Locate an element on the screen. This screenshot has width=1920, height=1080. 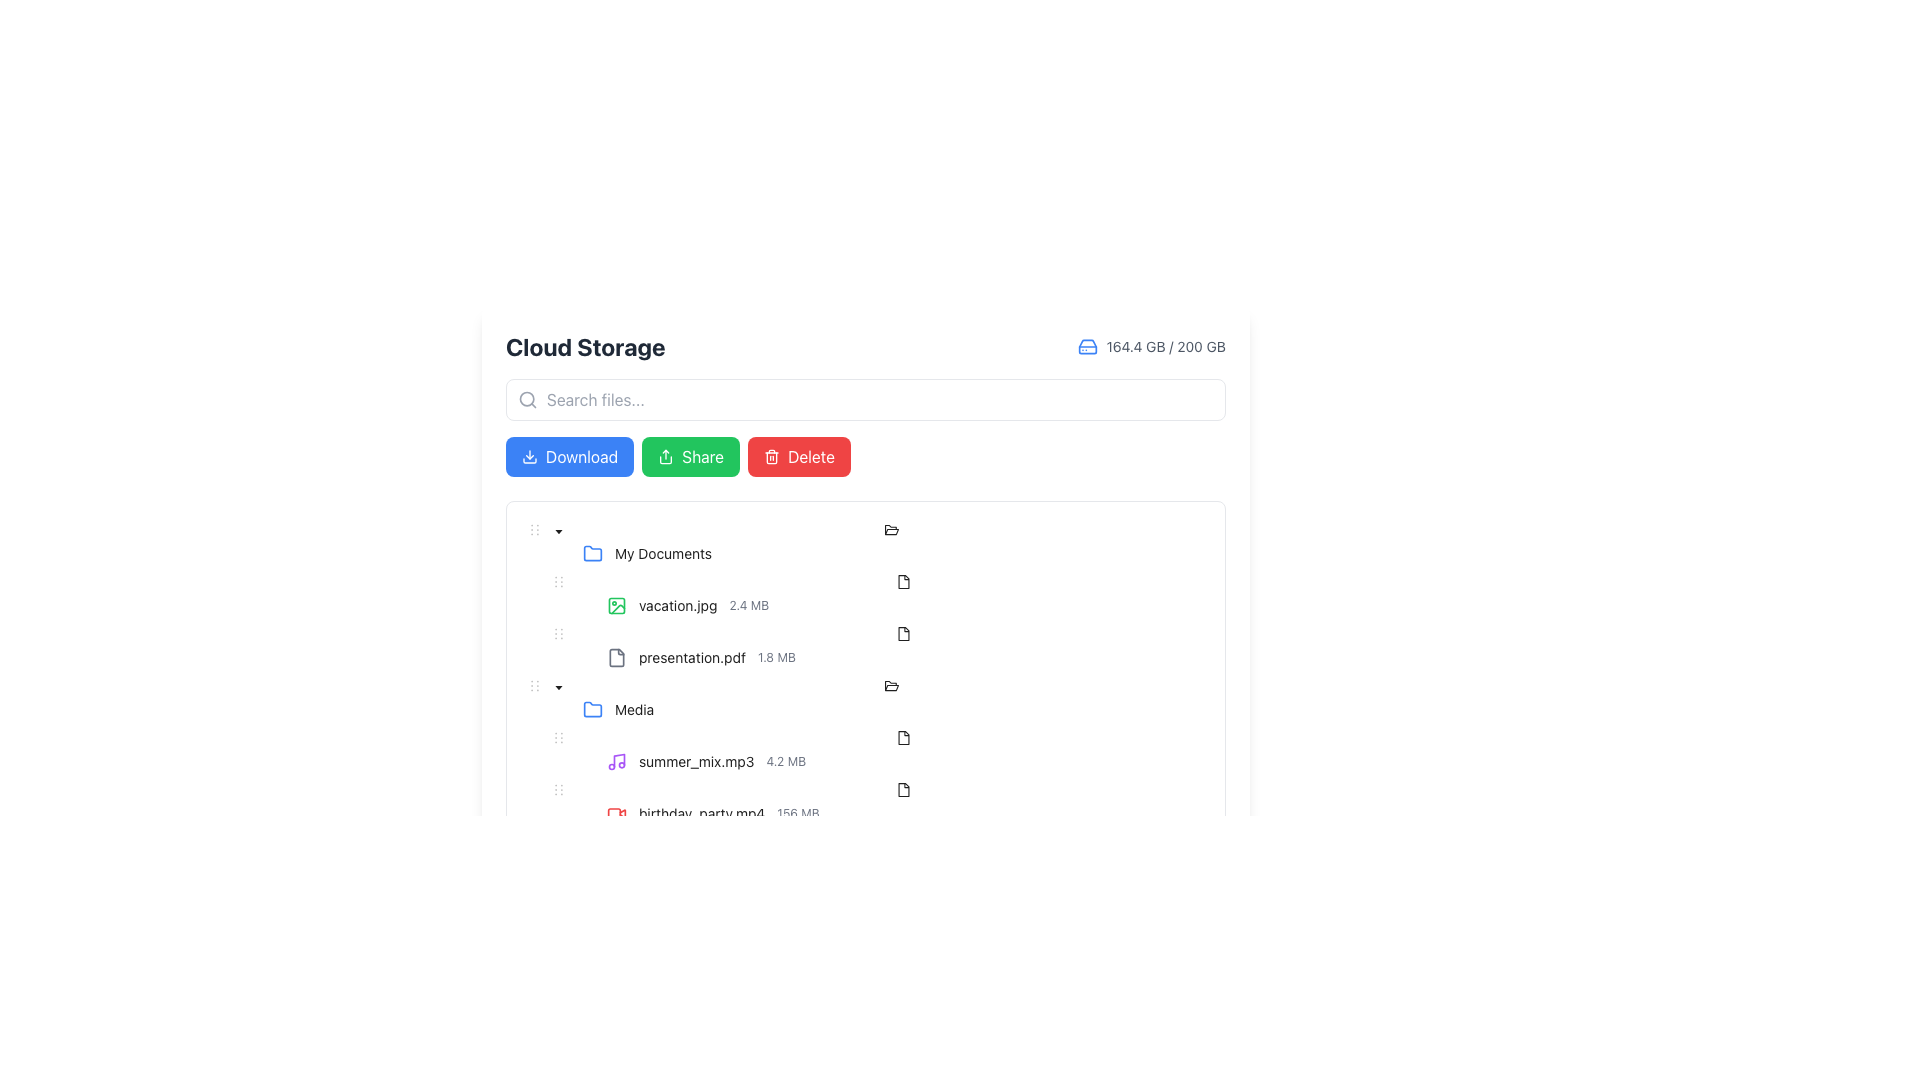
the Tree item representing the video file 'birthday_party.mp4' is located at coordinates (865, 801).